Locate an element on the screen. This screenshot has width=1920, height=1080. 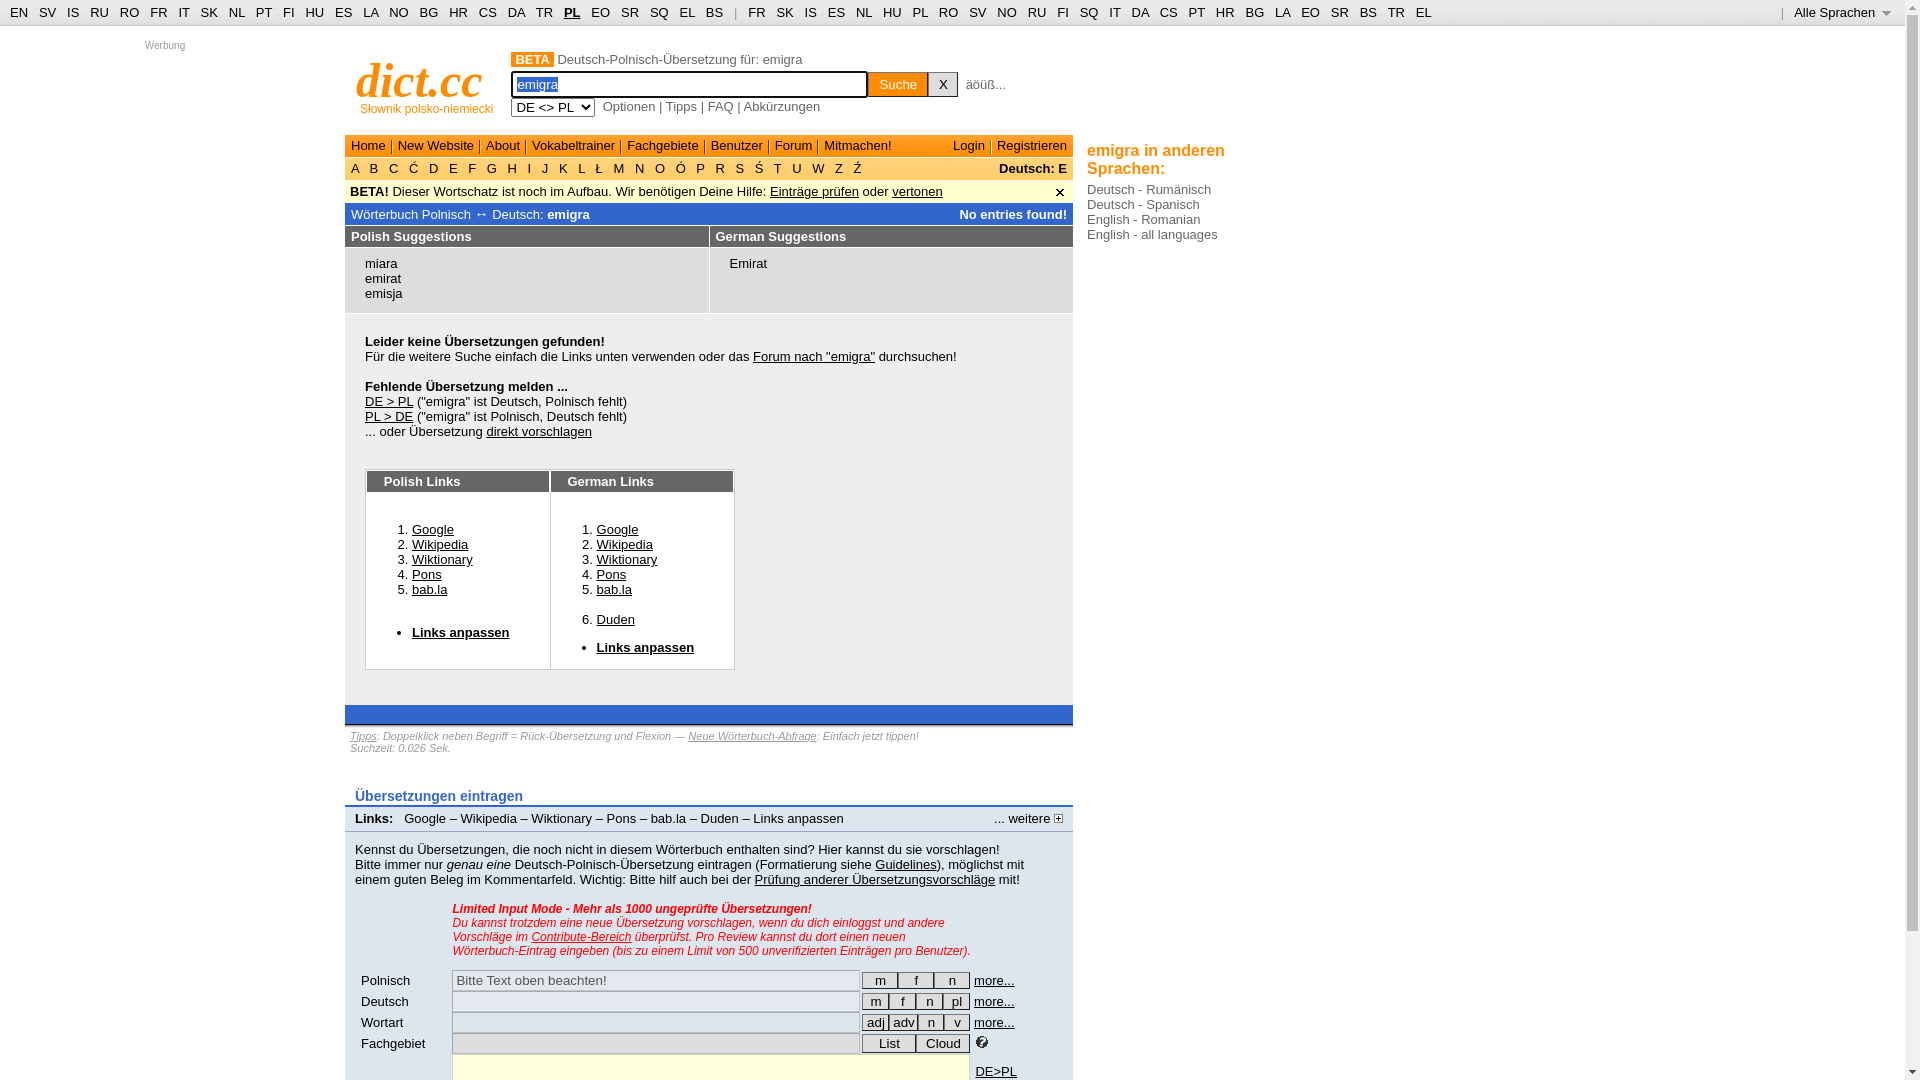
'D' is located at coordinates (432, 167).